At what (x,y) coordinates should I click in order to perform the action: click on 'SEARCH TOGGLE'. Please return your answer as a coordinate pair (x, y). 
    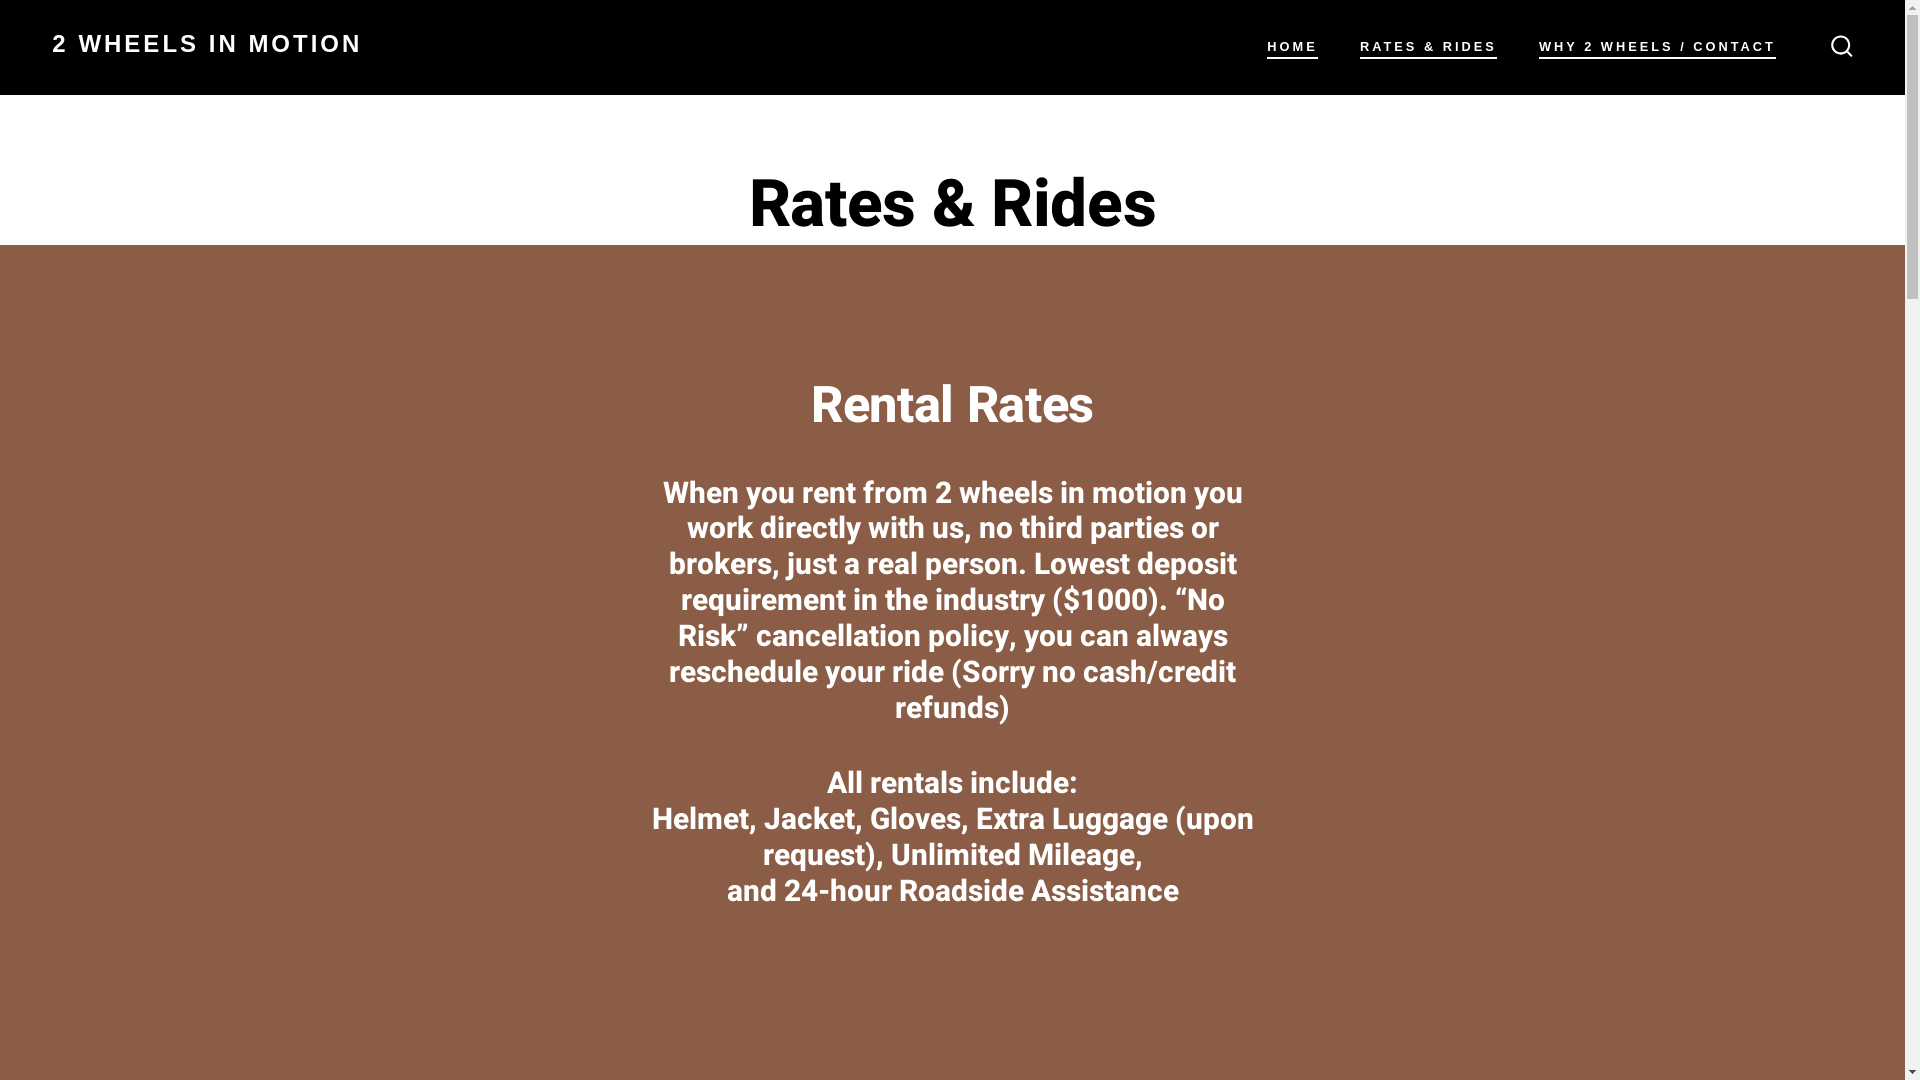
    Looking at the image, I should click on (1841, 45).